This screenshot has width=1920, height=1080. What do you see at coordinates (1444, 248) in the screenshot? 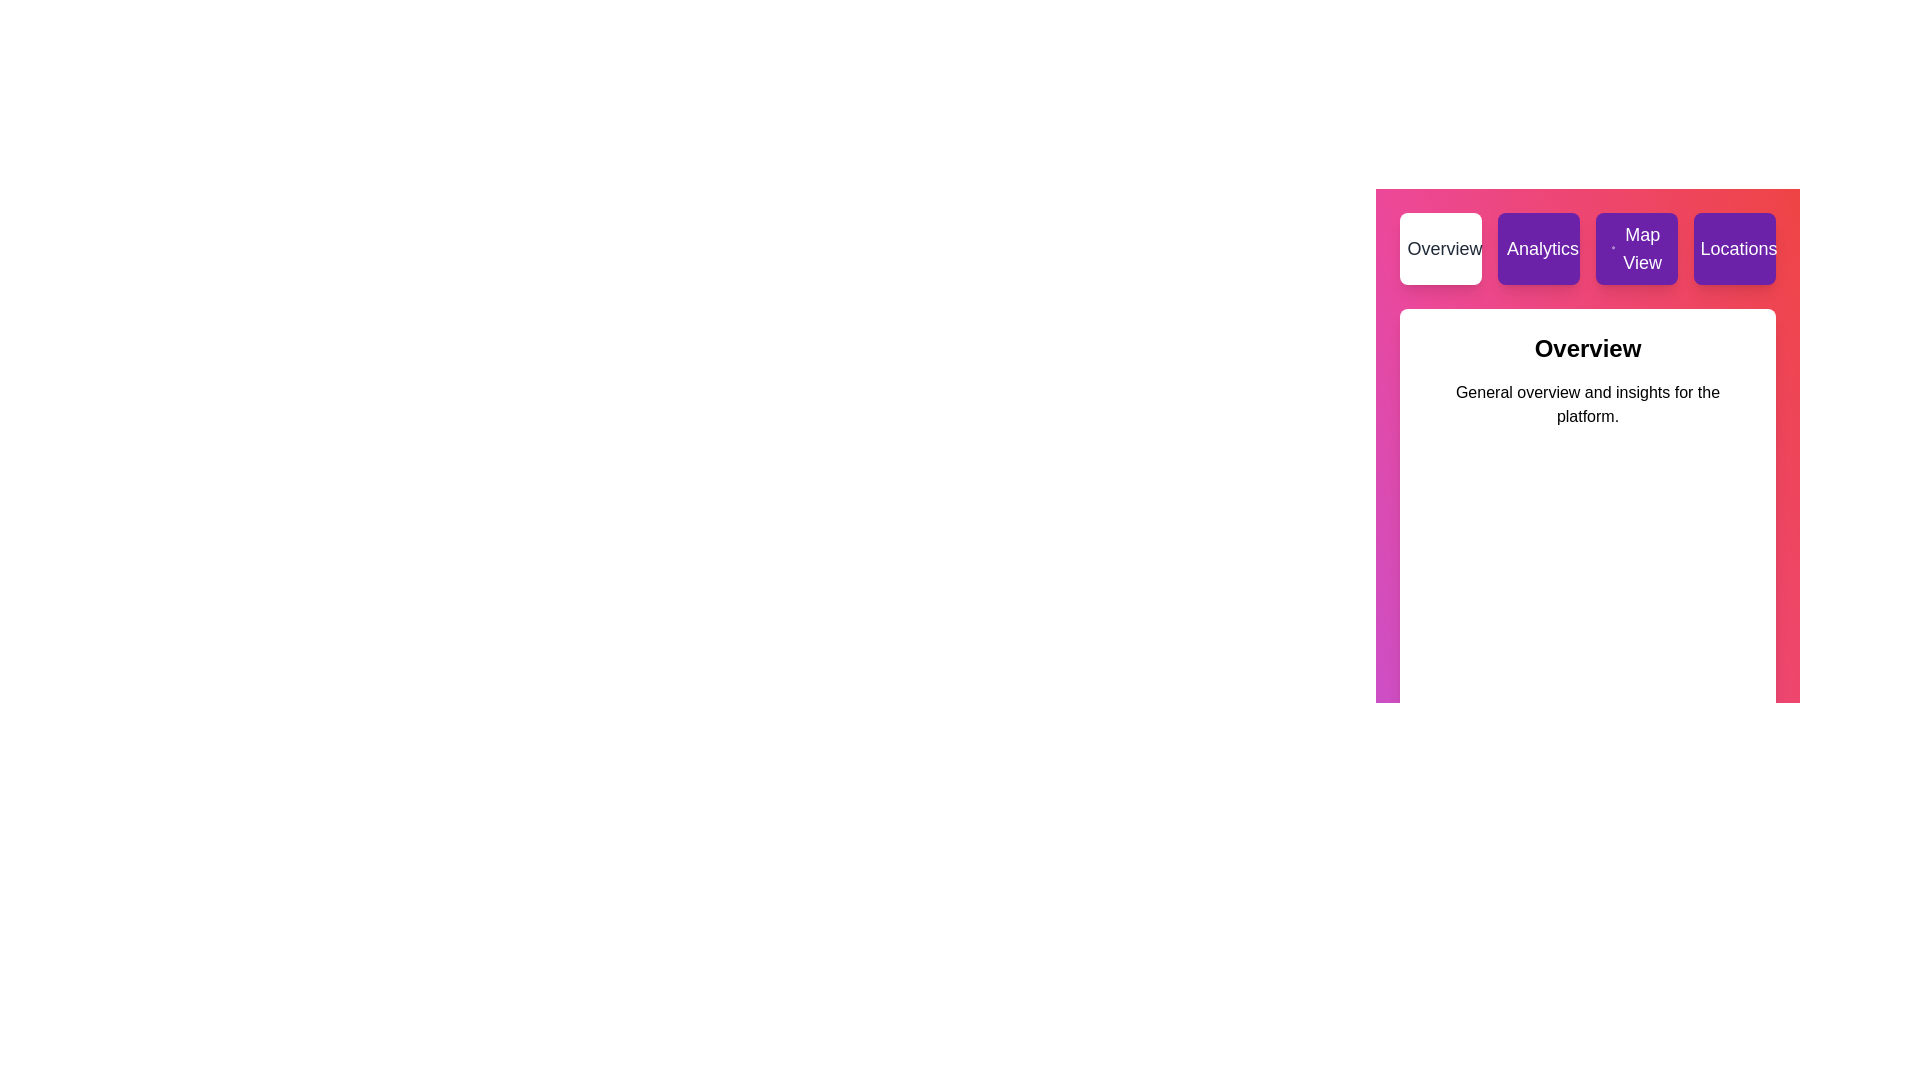
I see `the 'Overview' label, which is the first item in a horizontally aligned navigation bar, displayed in bold font within a white card-like component on a gradient pink-purple background` at bounding box center [1444, 248].